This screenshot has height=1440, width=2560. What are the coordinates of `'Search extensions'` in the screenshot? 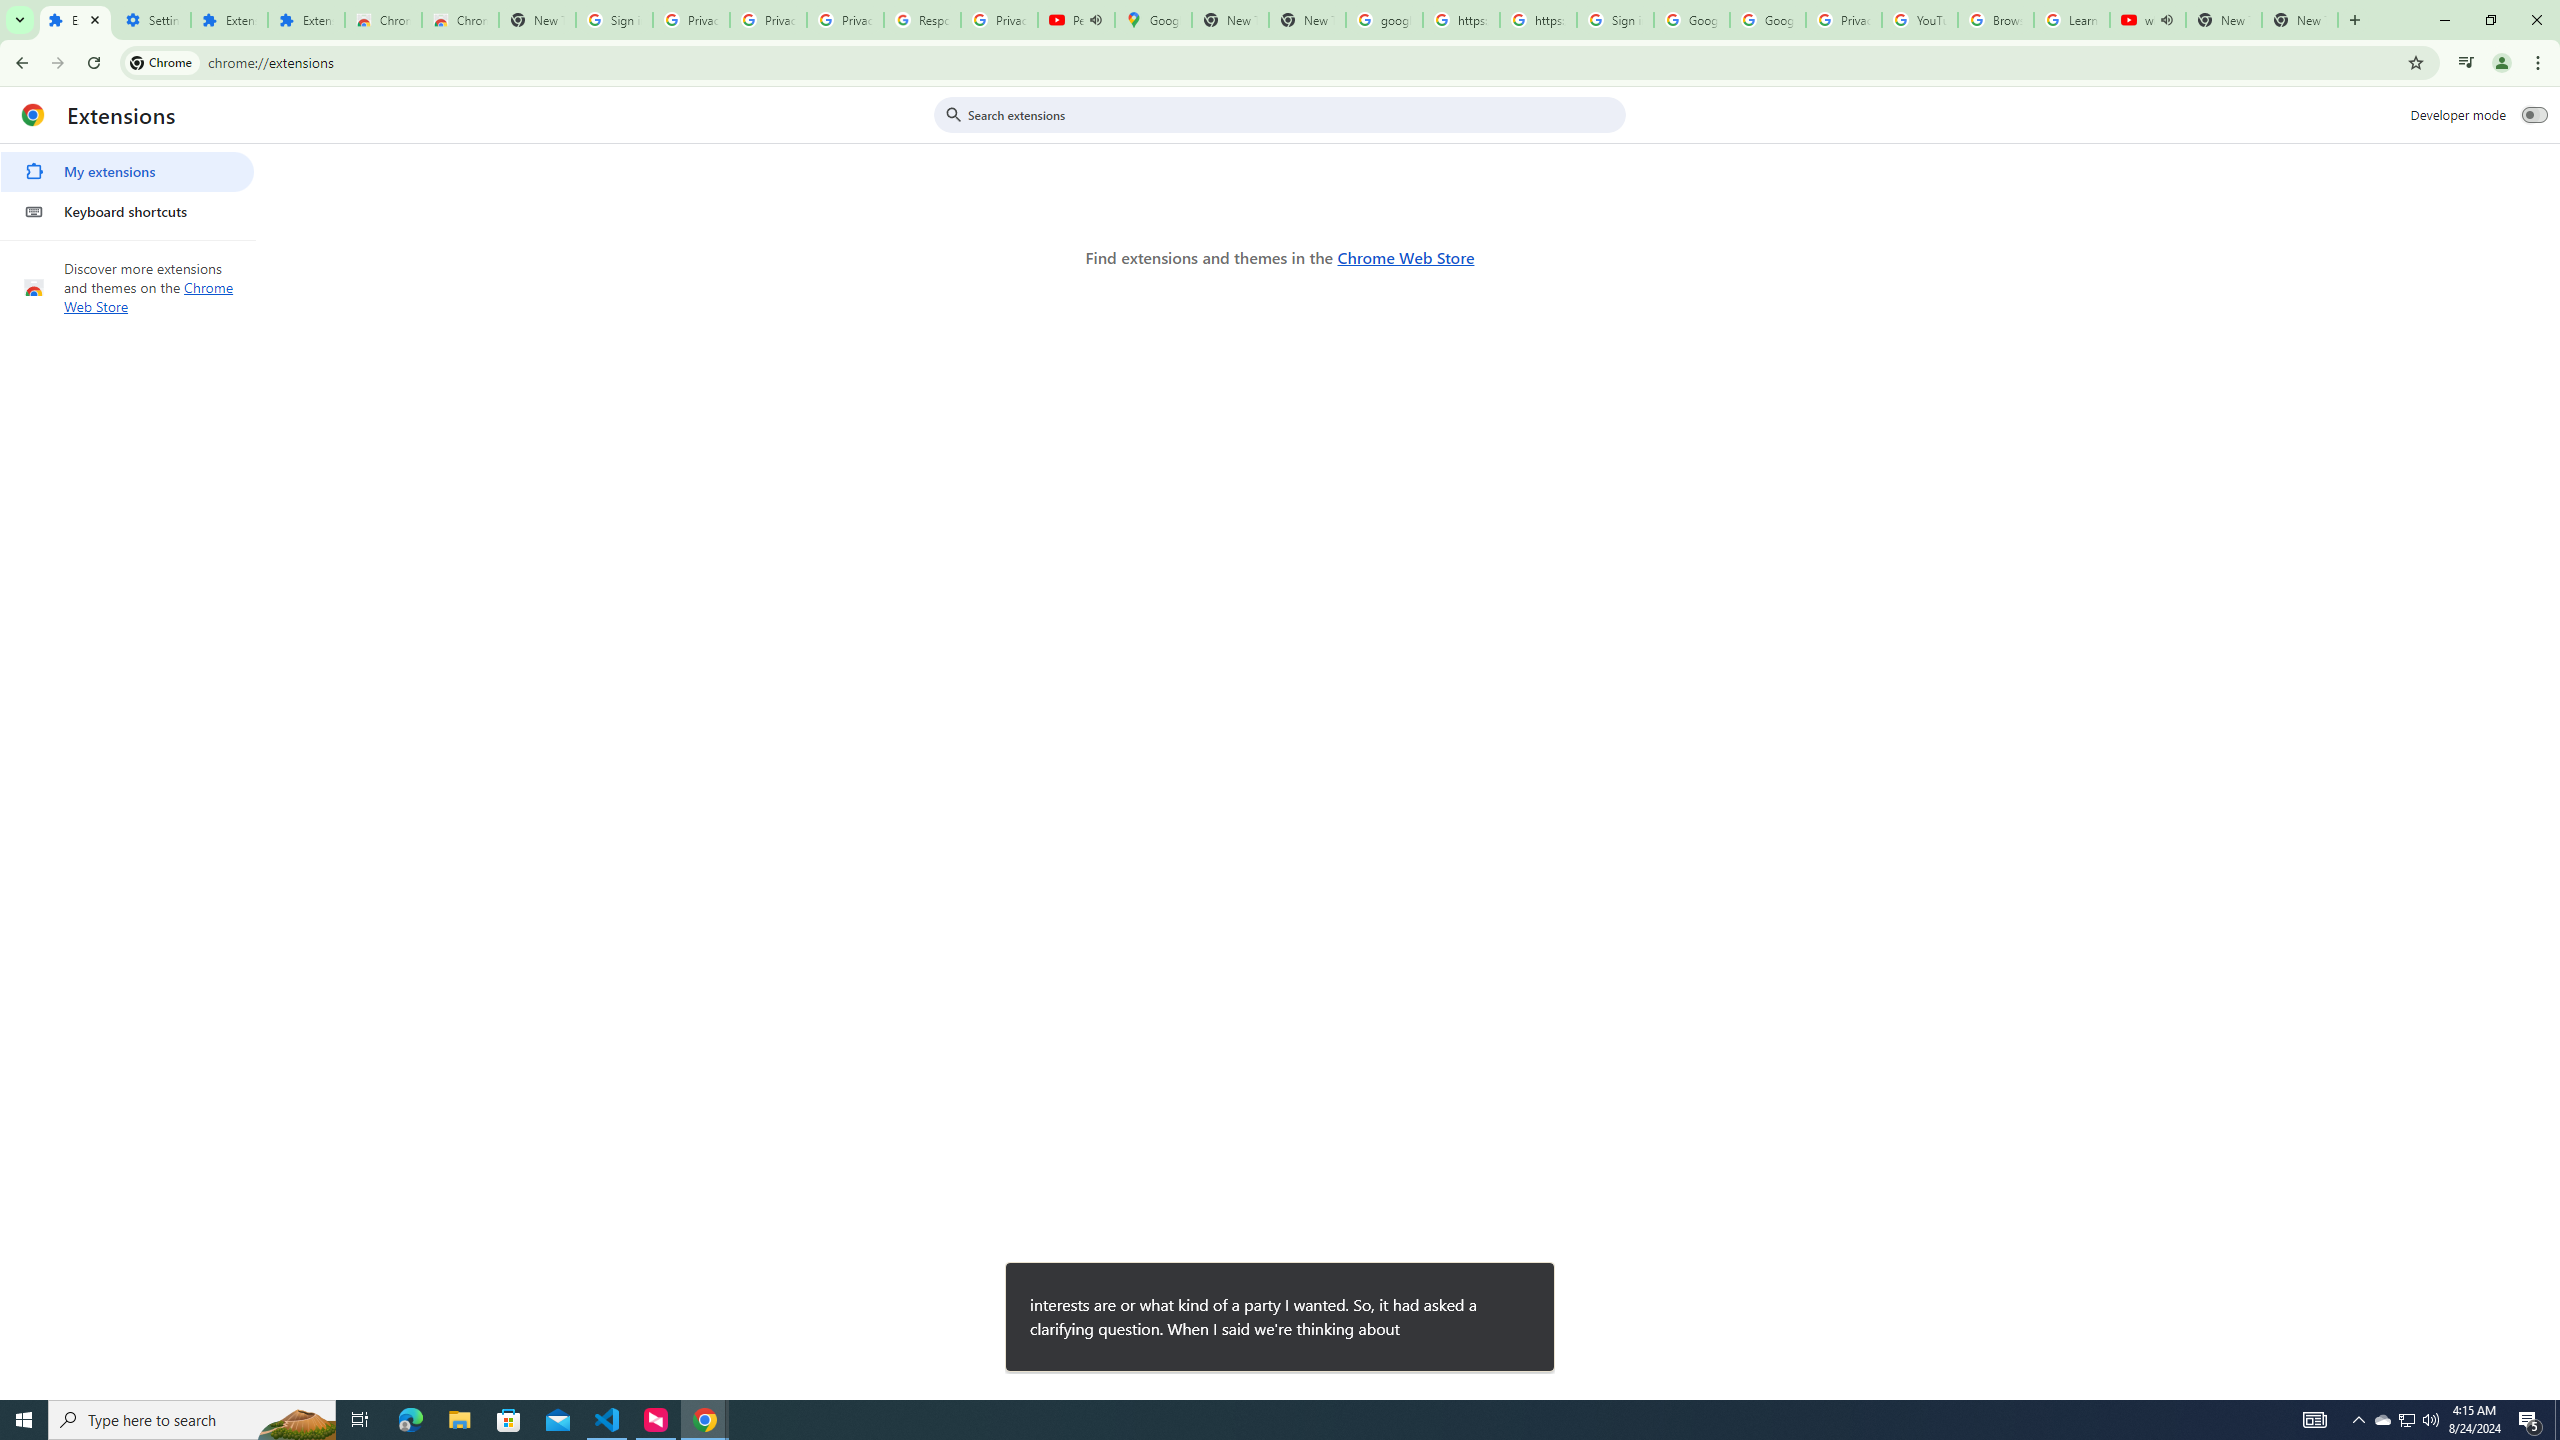 It's located at (1293, 114).